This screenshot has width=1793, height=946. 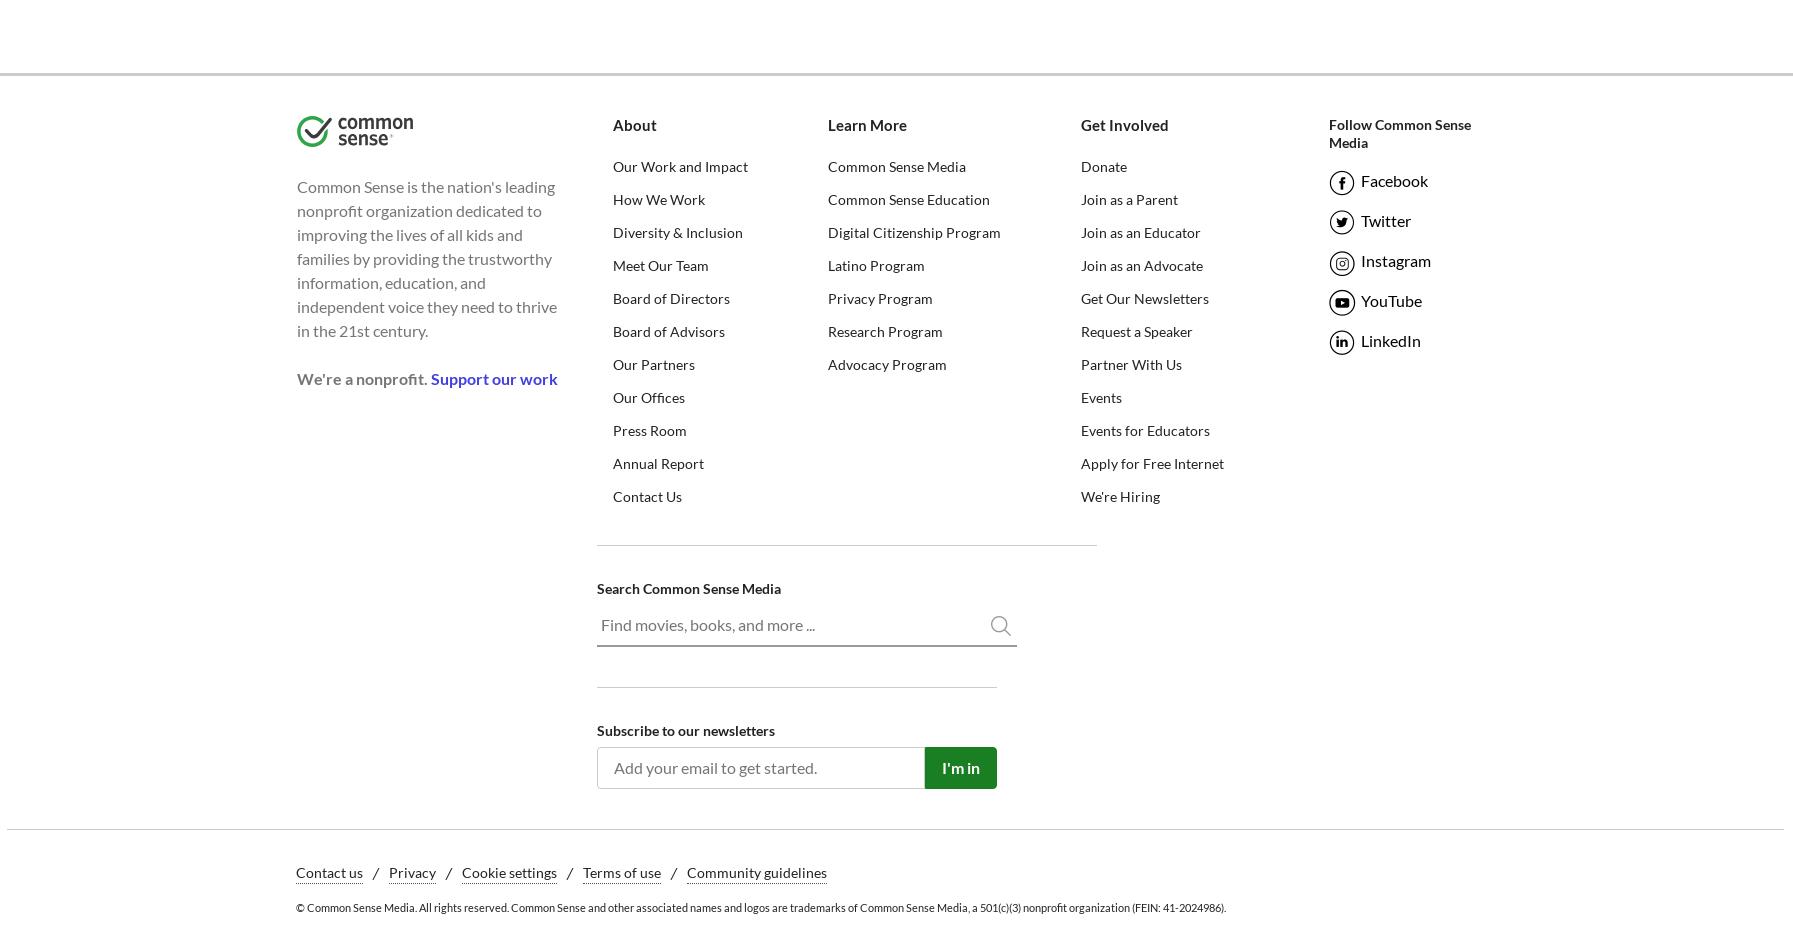 What do you see at coordinates (646, 396) in the screenshot?
I see `'Our Offices'` at bounding box center [646, 396].